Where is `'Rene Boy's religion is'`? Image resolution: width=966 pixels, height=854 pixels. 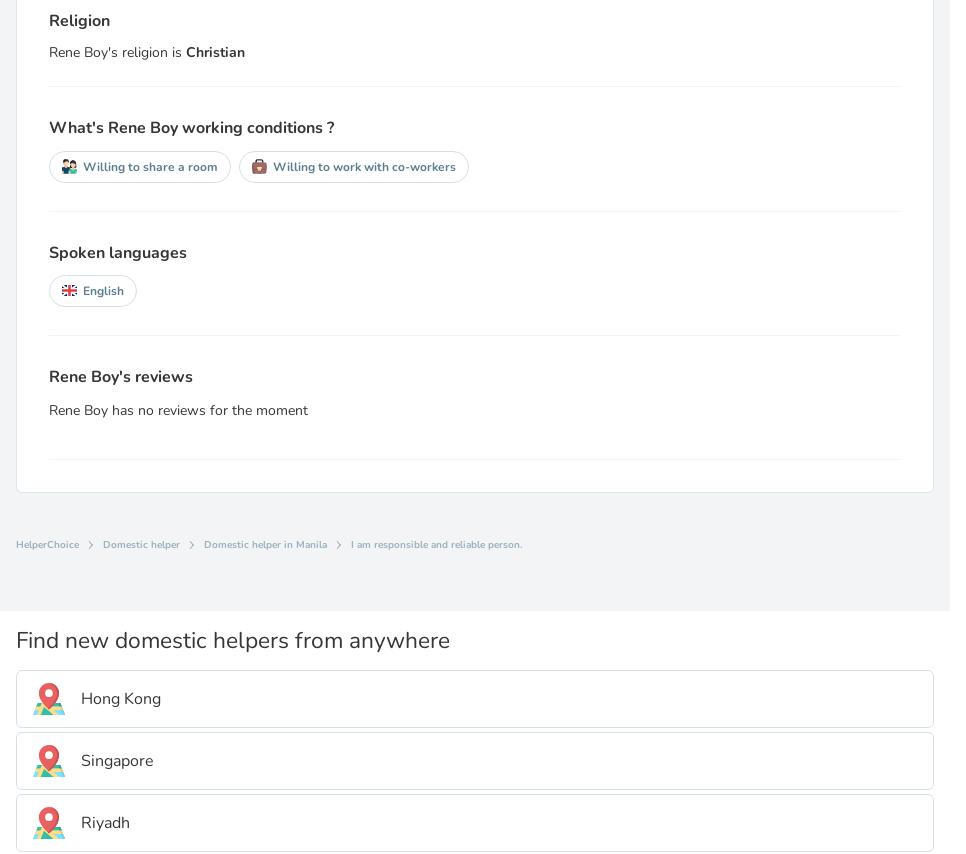
'Rene Boy's religion is' is located at coordinates (48, 51).